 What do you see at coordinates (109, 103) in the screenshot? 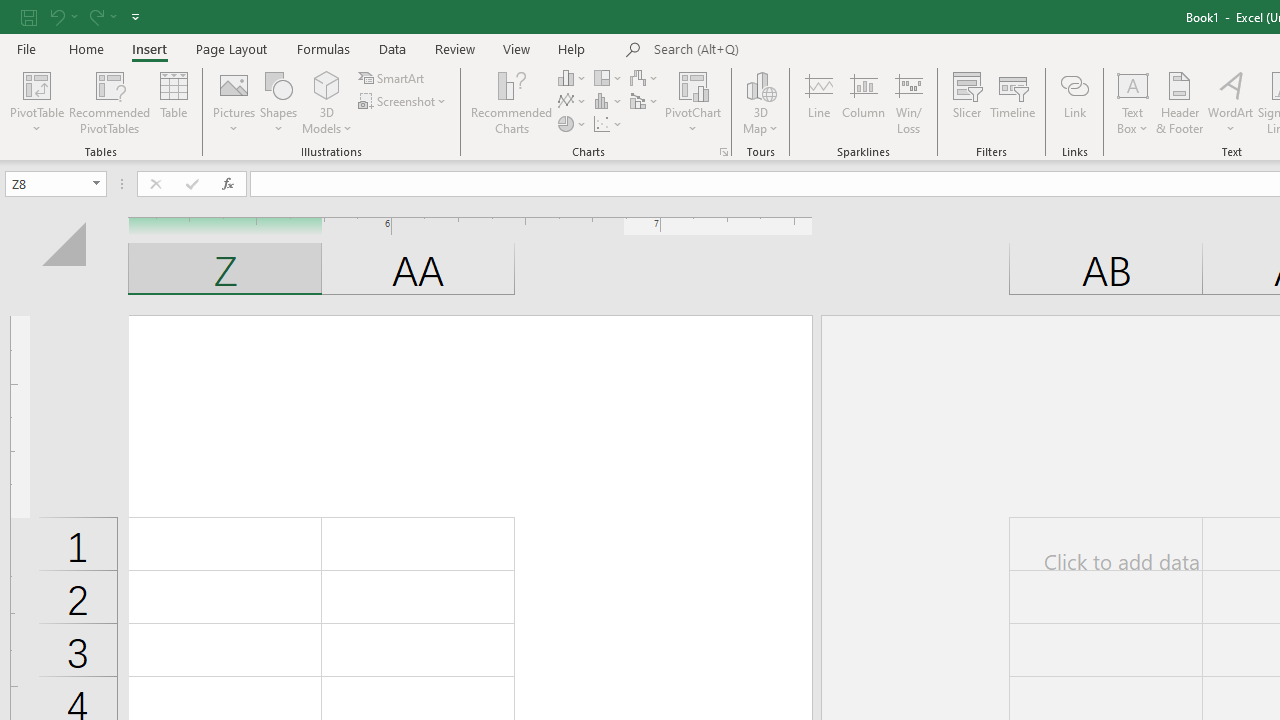
I see `'Recommended PivotTables'` at bounding box center [109, 103].